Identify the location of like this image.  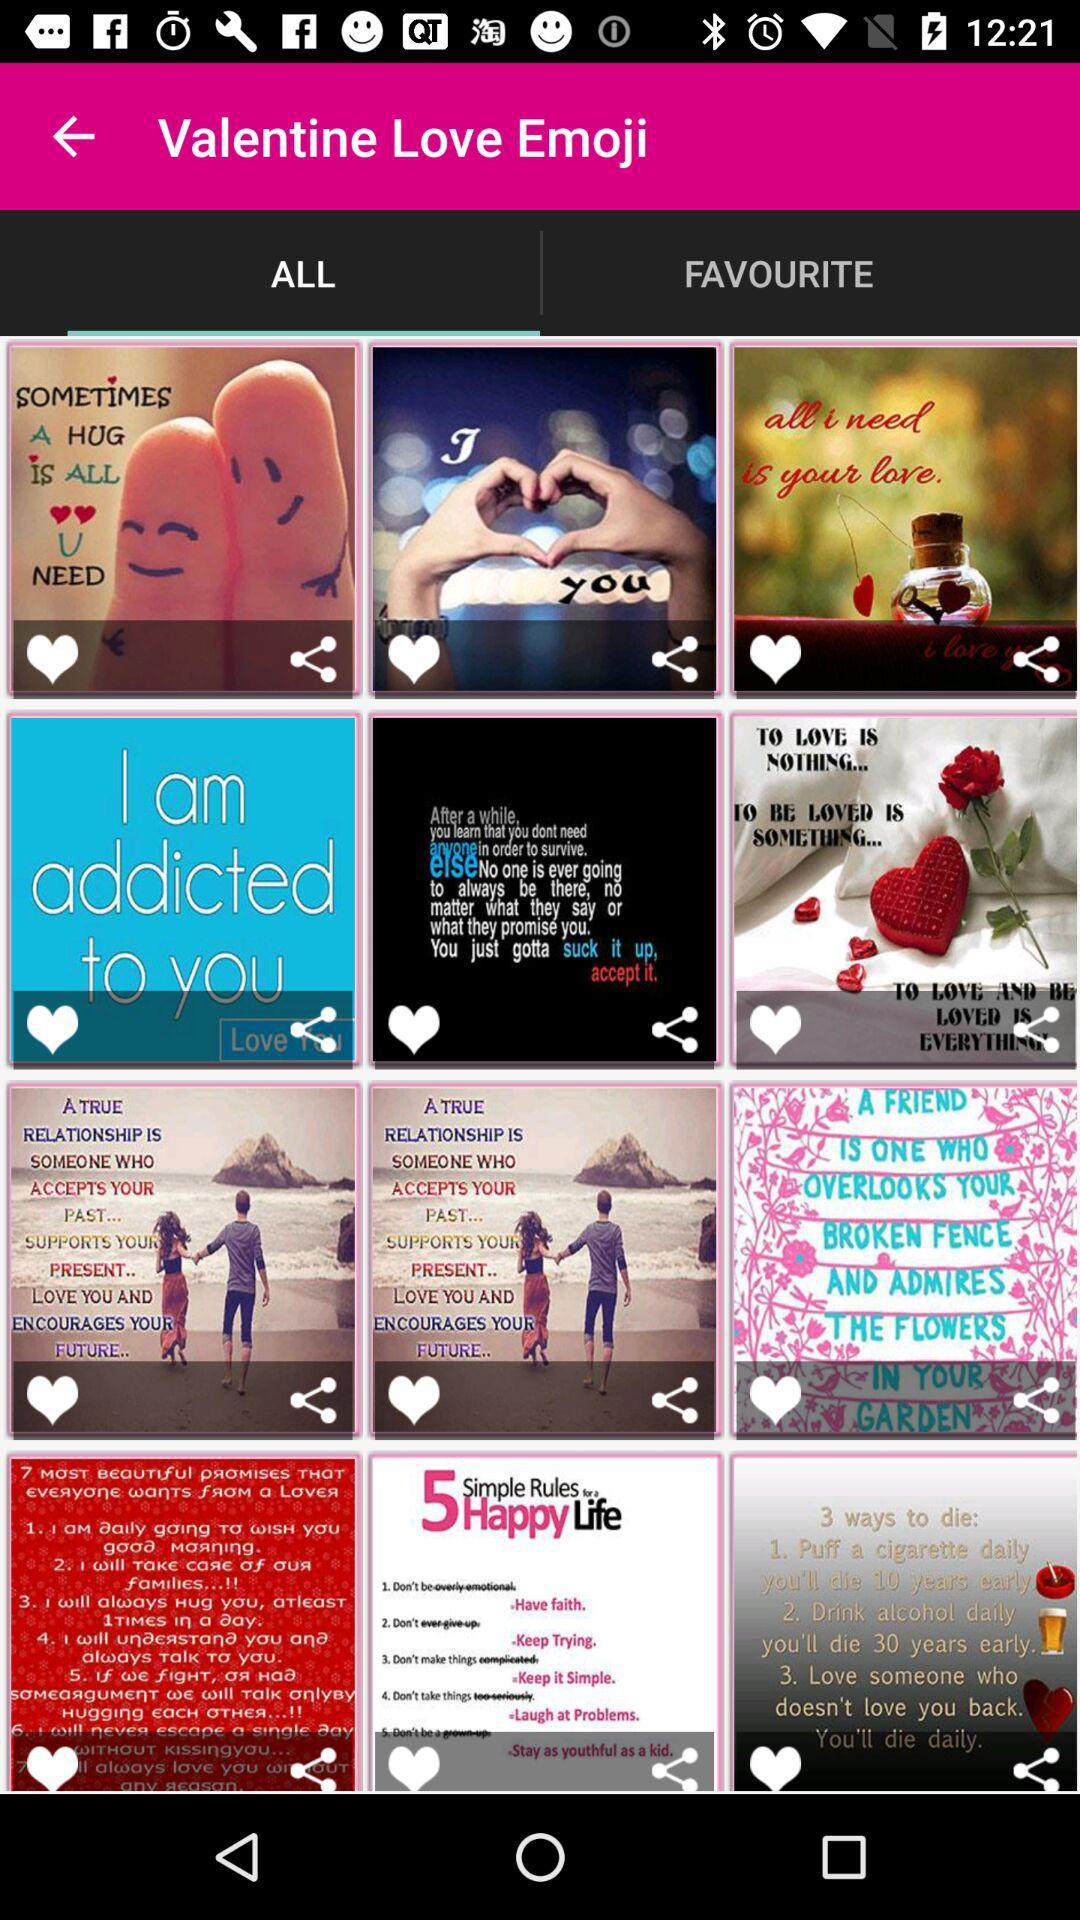
(774, 1768).